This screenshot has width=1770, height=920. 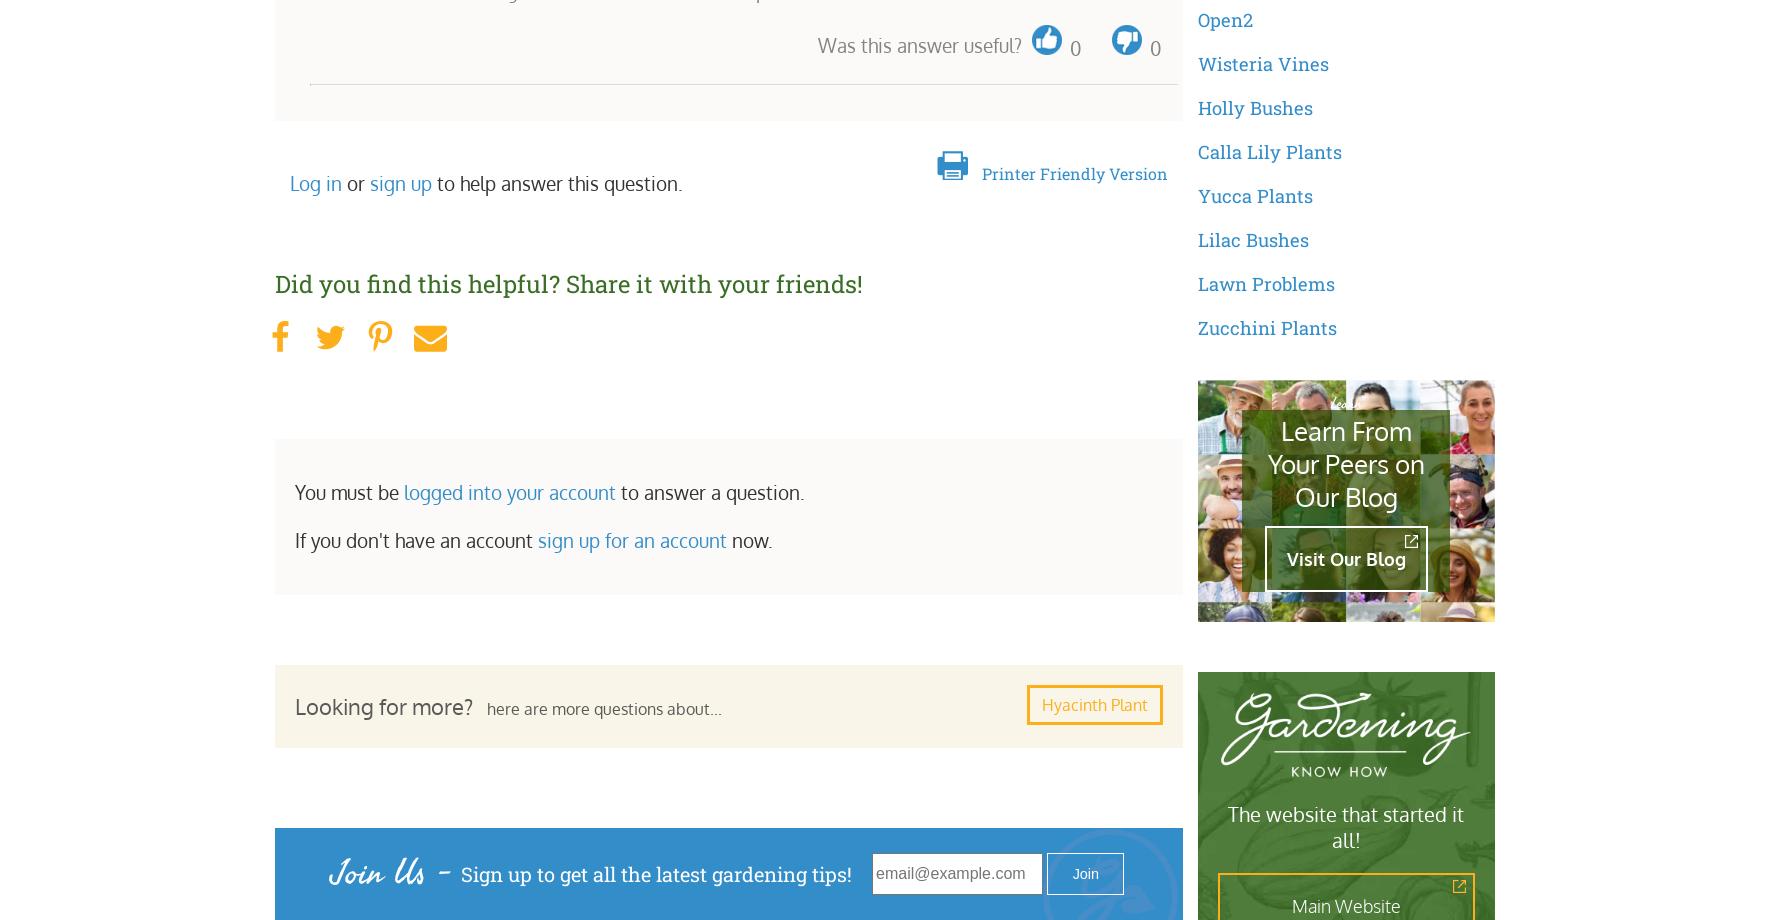 I want to click on 'Learn', so click(x=1329, y=401).